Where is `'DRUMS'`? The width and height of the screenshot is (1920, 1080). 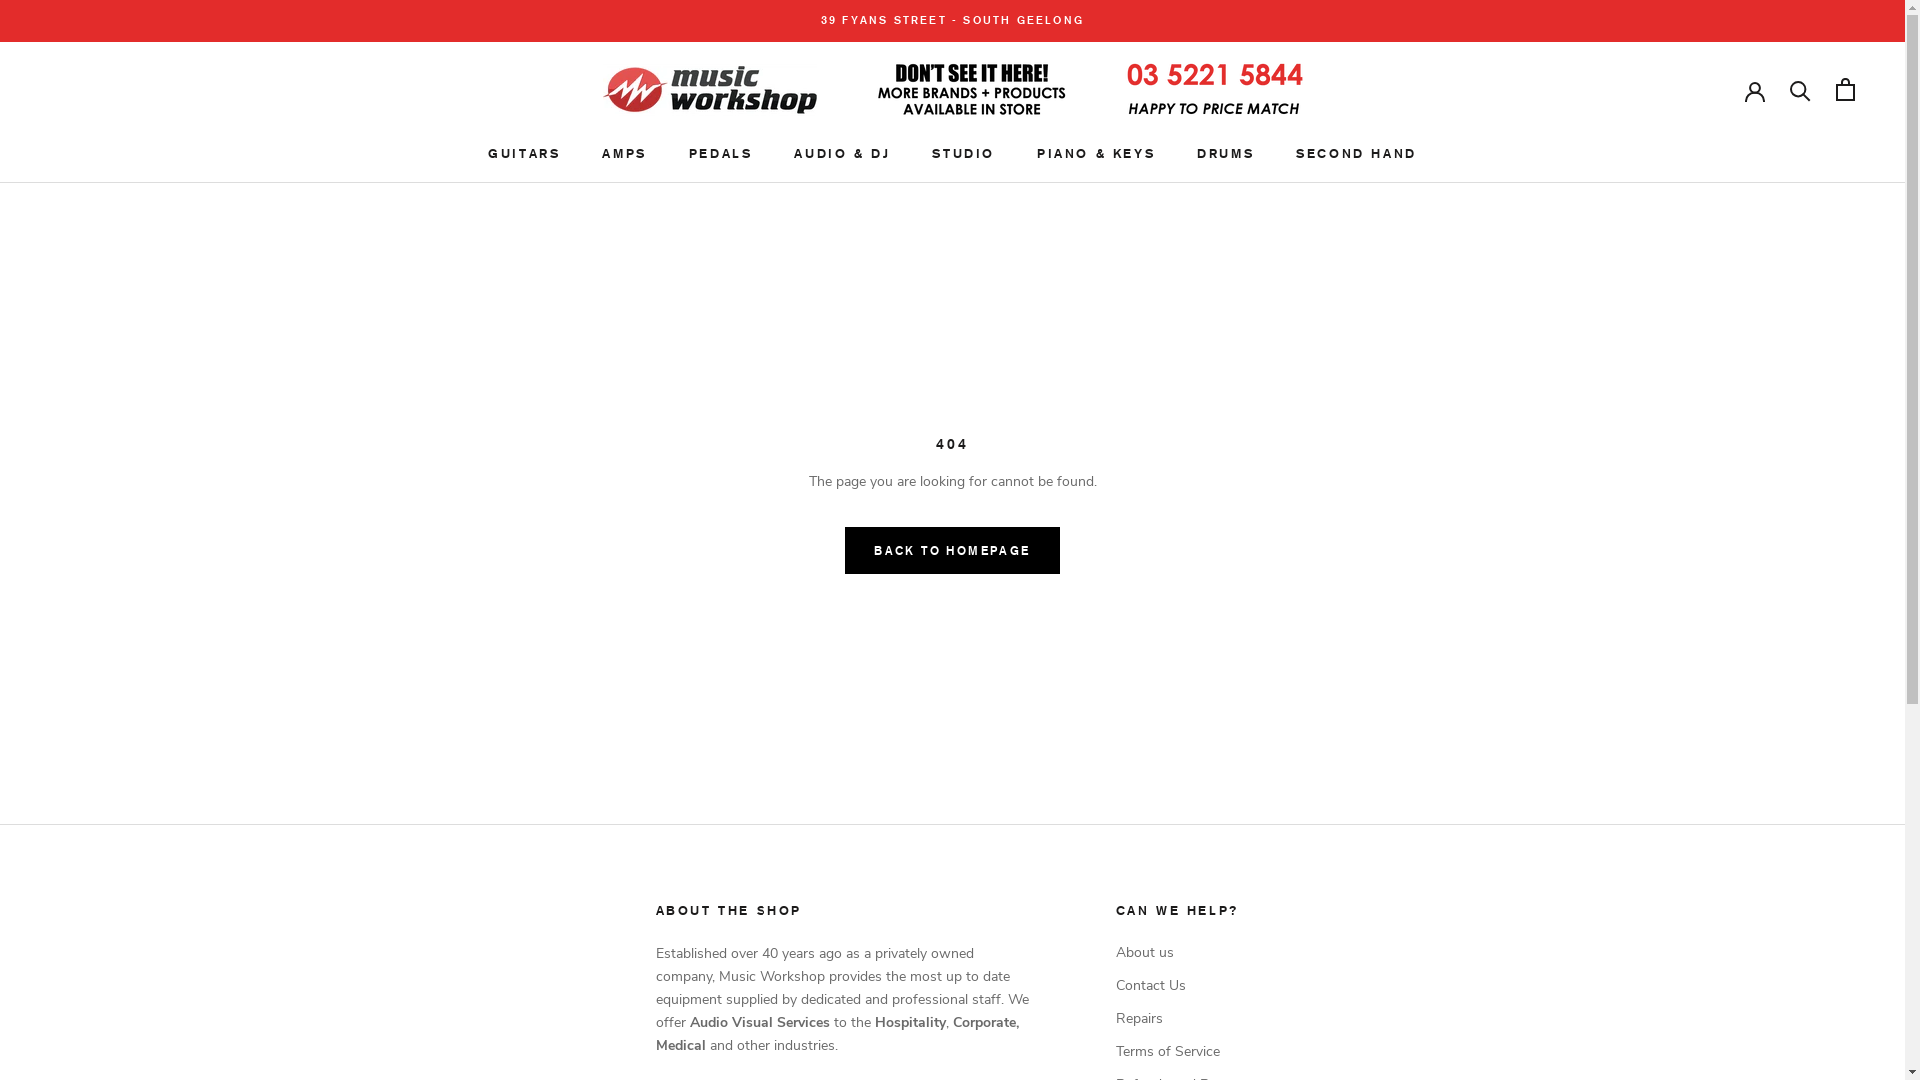 'DRUMS' is located at coordinates (1224, 152).